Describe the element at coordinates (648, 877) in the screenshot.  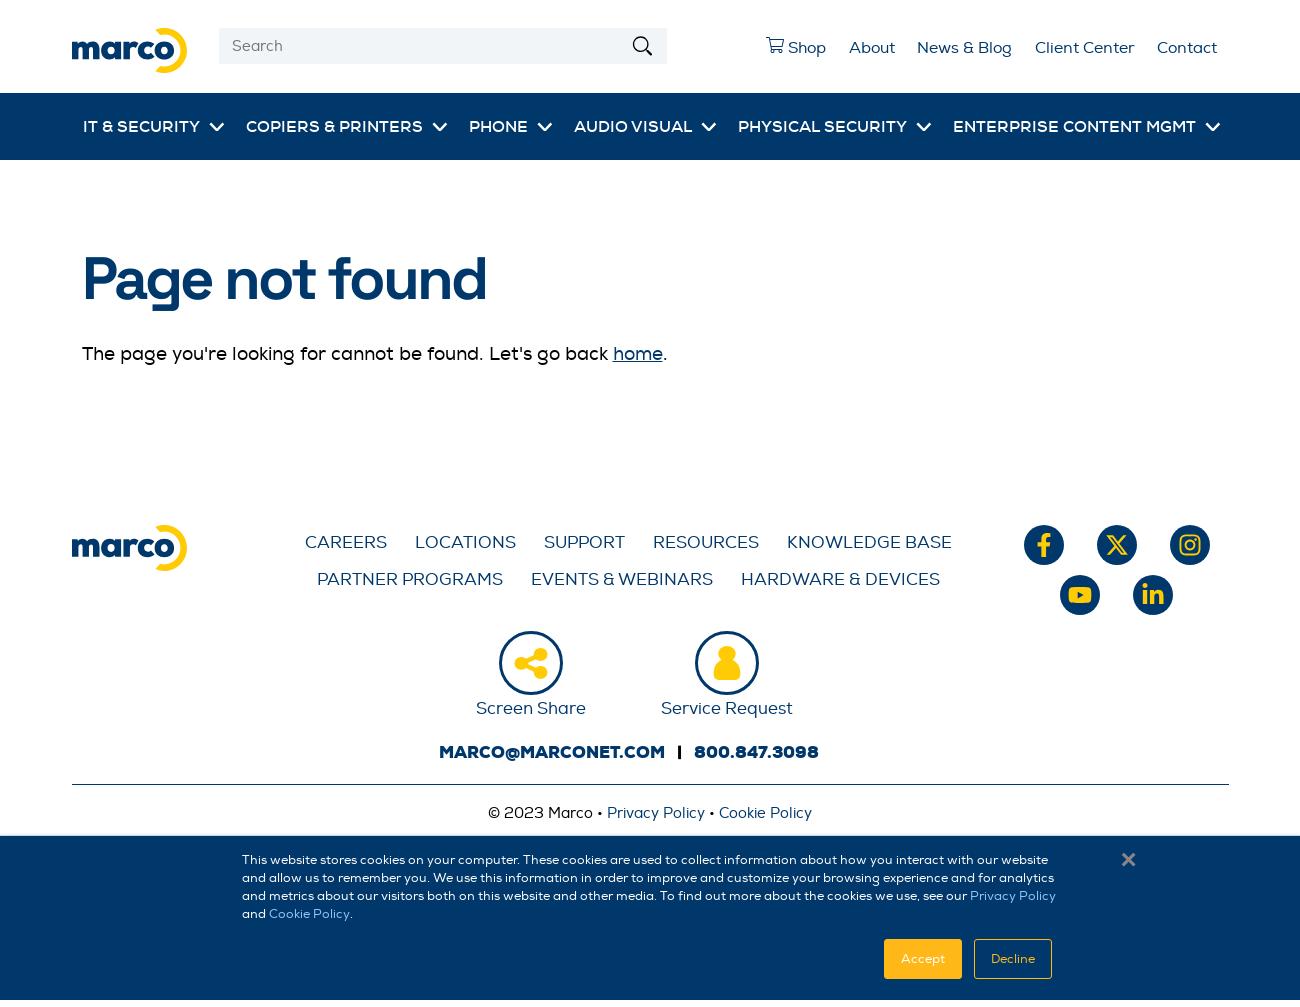
I see `'This website stores cookies on your computer. These cookies are used to collect information about how you interact with our website and allow us to remember you. We use this information in order to improve and customize your browsing experience and for analytics and metrics about our visitors both on this website and other media. To find out more about the cookies we use, see our'` at that location.